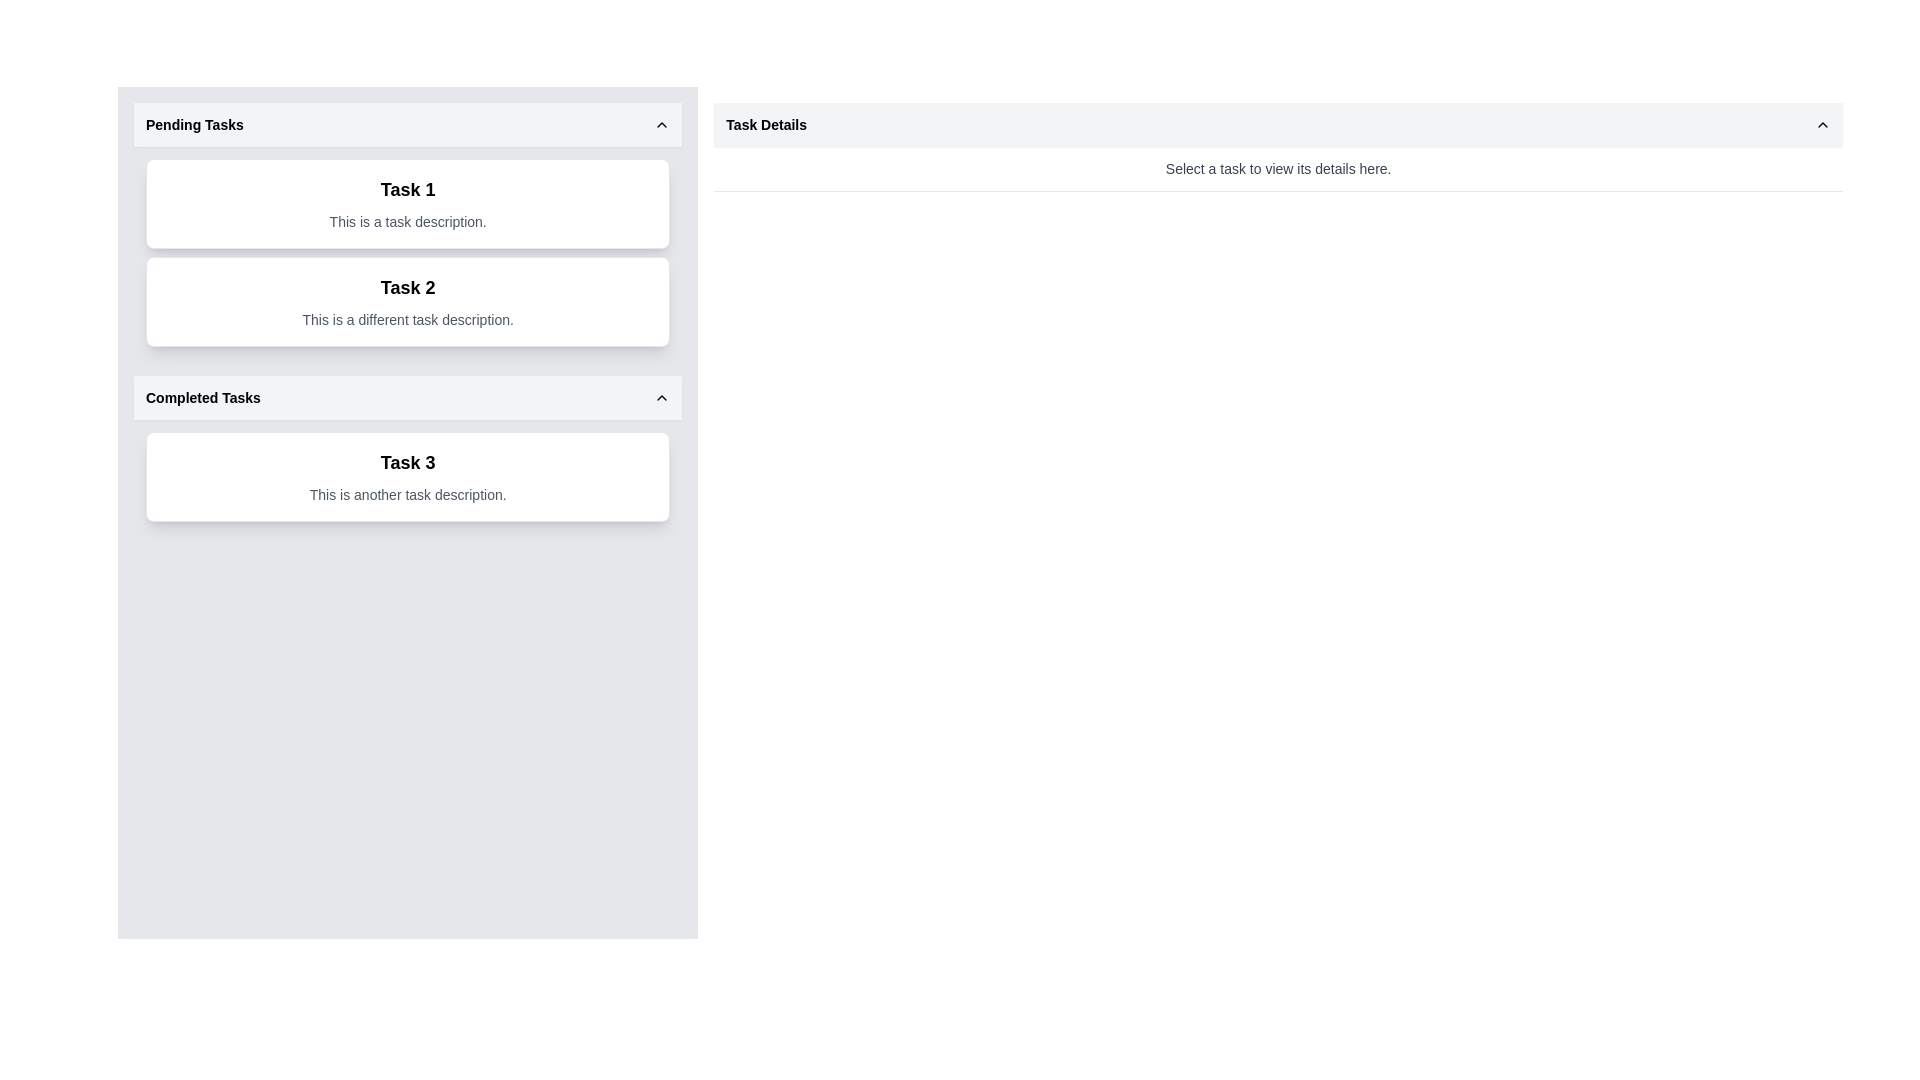 The width and height of the screenshot is (1920, 1080). What do you see at coordinates (407, 189) in the screenshot?
I see `the text label that displays the title of a task in the 'Pending Tasks' section, positioned at the top of the task card` at bounding box center [407, 189].